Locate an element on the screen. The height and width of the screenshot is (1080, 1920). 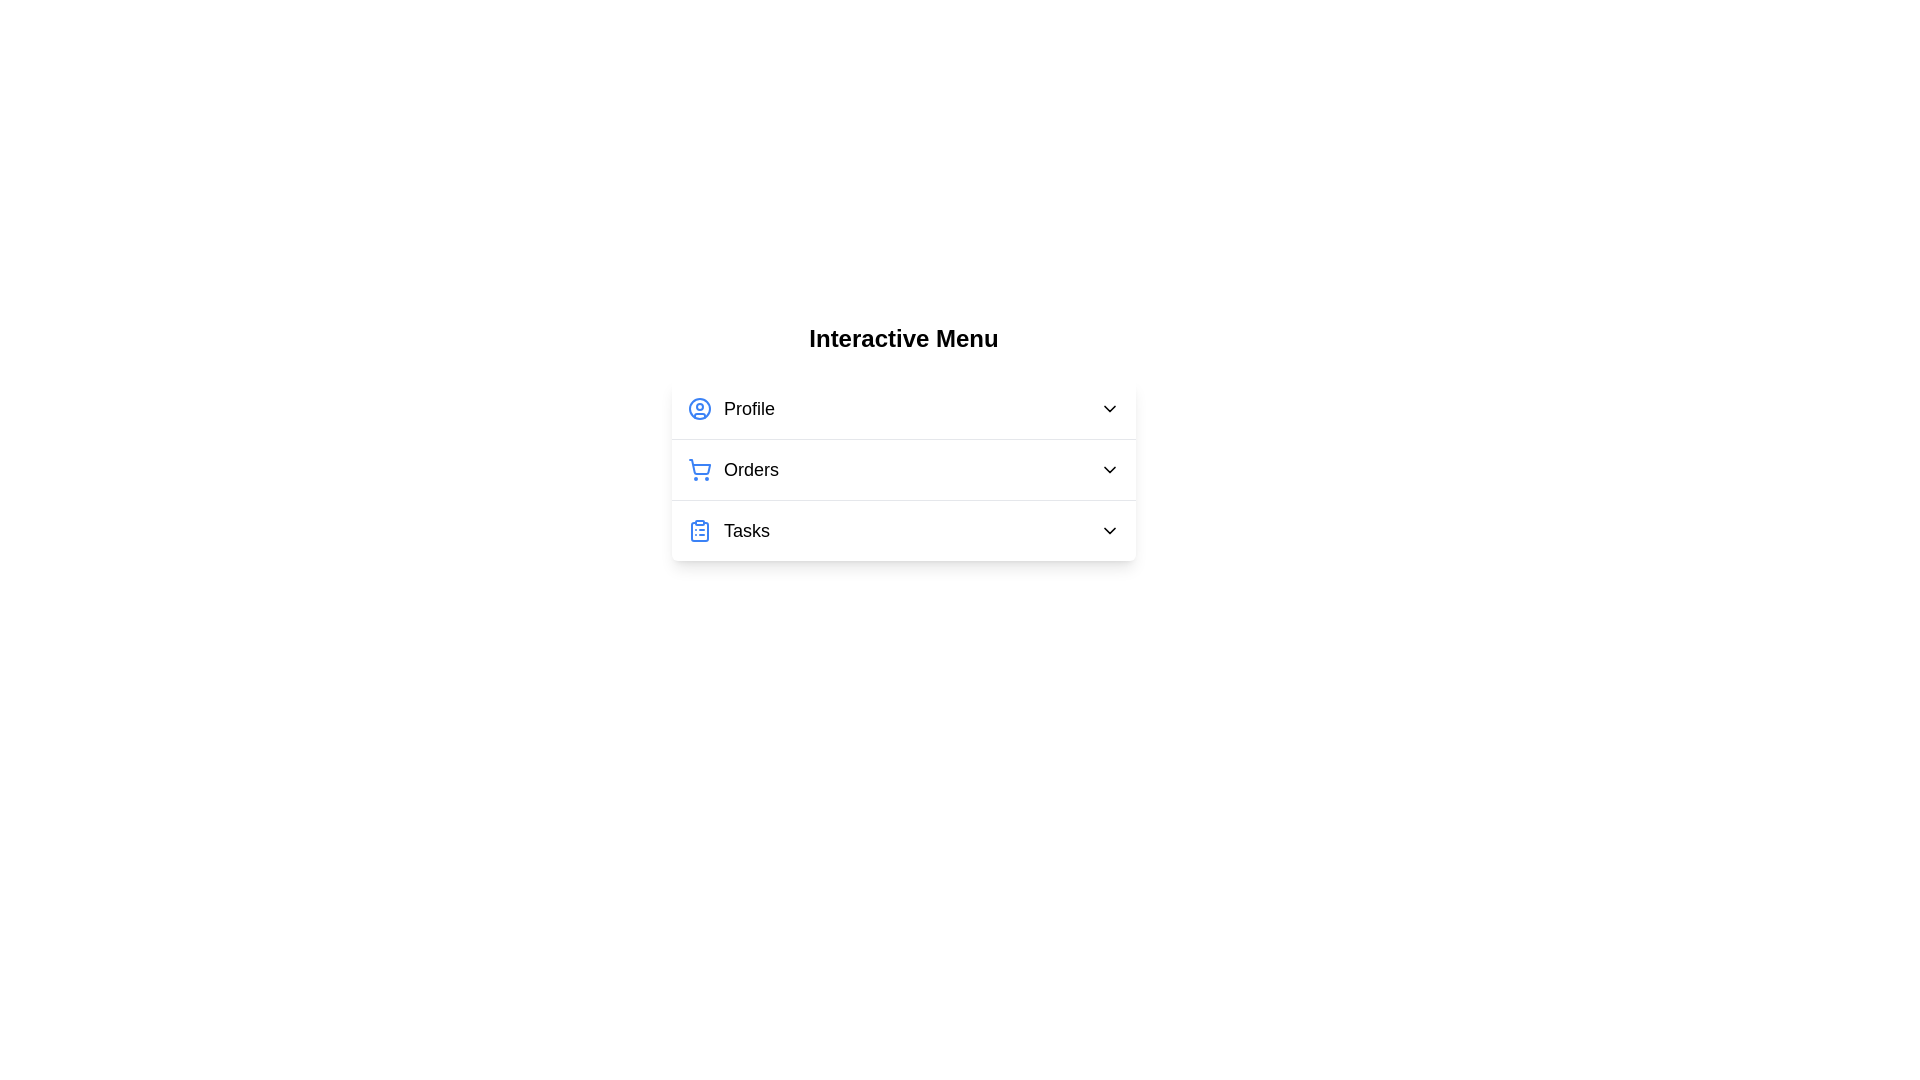
the 'Orders' menu item, which is the middle option in the vertical list of 'Profile', 'Orders', and 'Tasks', located to the right of the shopping cart icon is located at coordinates (750, 470).